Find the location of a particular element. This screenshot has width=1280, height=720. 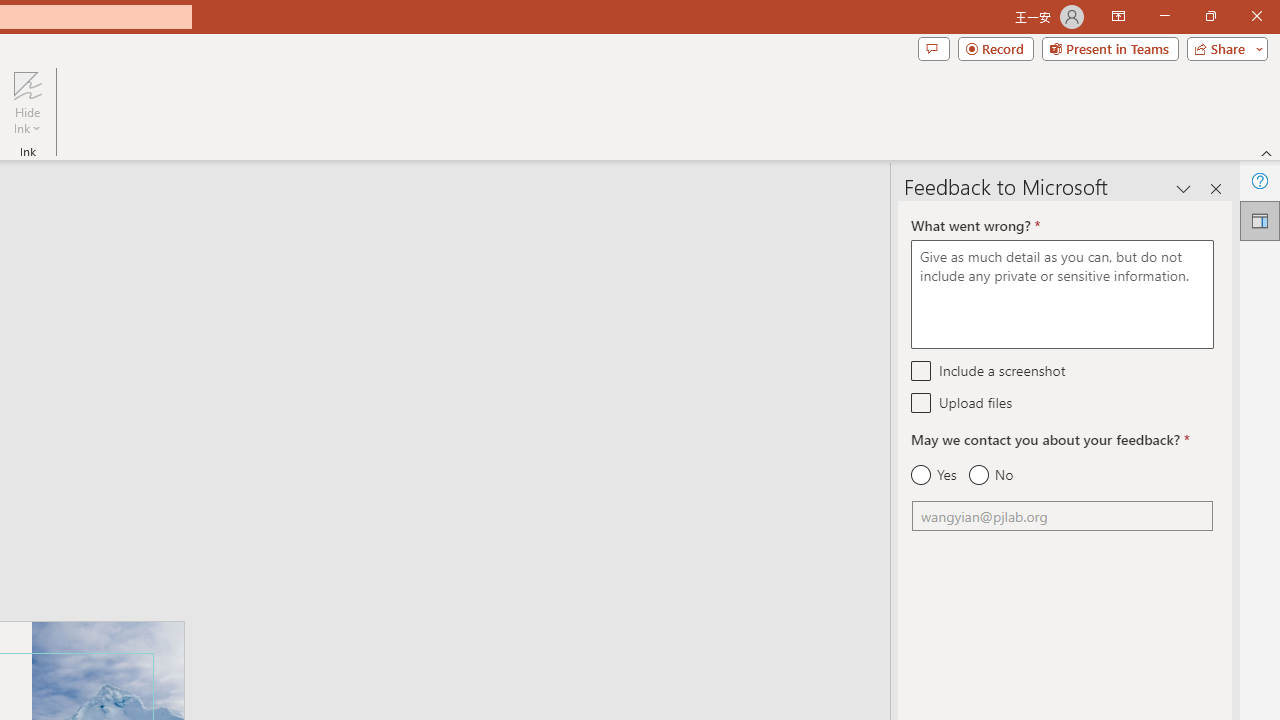

'Yes' is located at coordinates (933, 475).